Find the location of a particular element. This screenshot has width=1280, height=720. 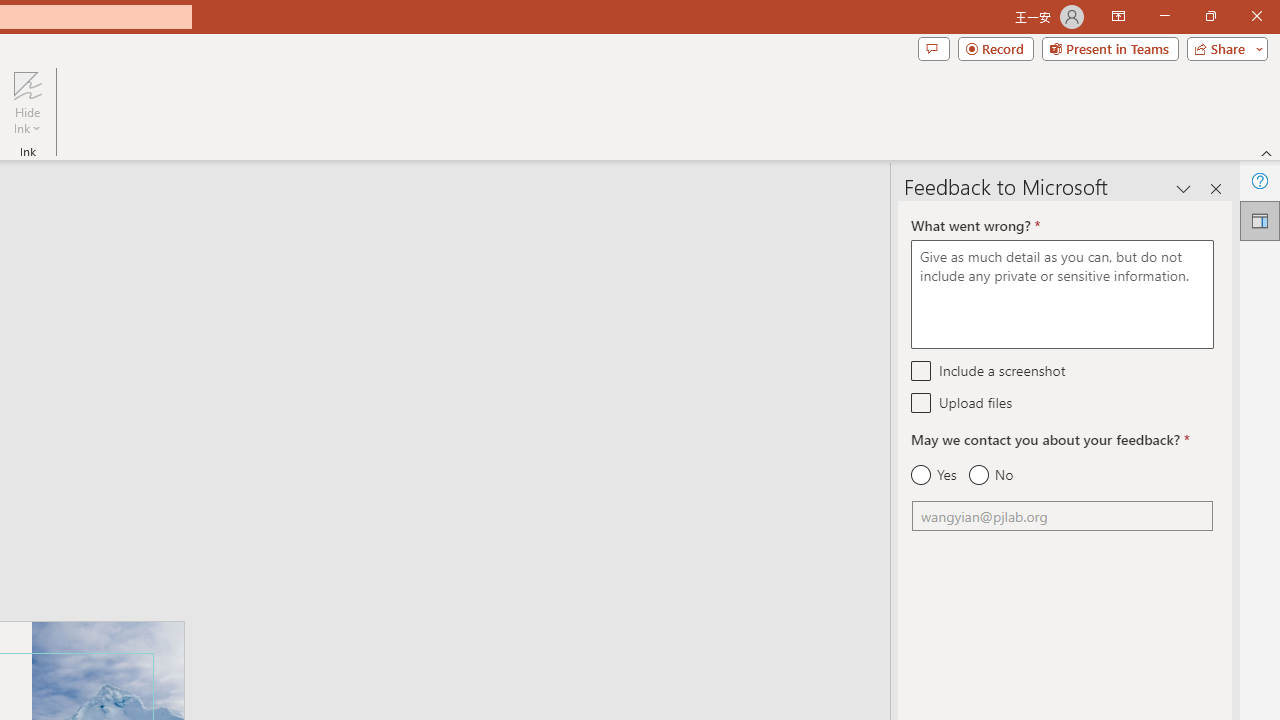

'Yes' is located at coordinates (933, 475).